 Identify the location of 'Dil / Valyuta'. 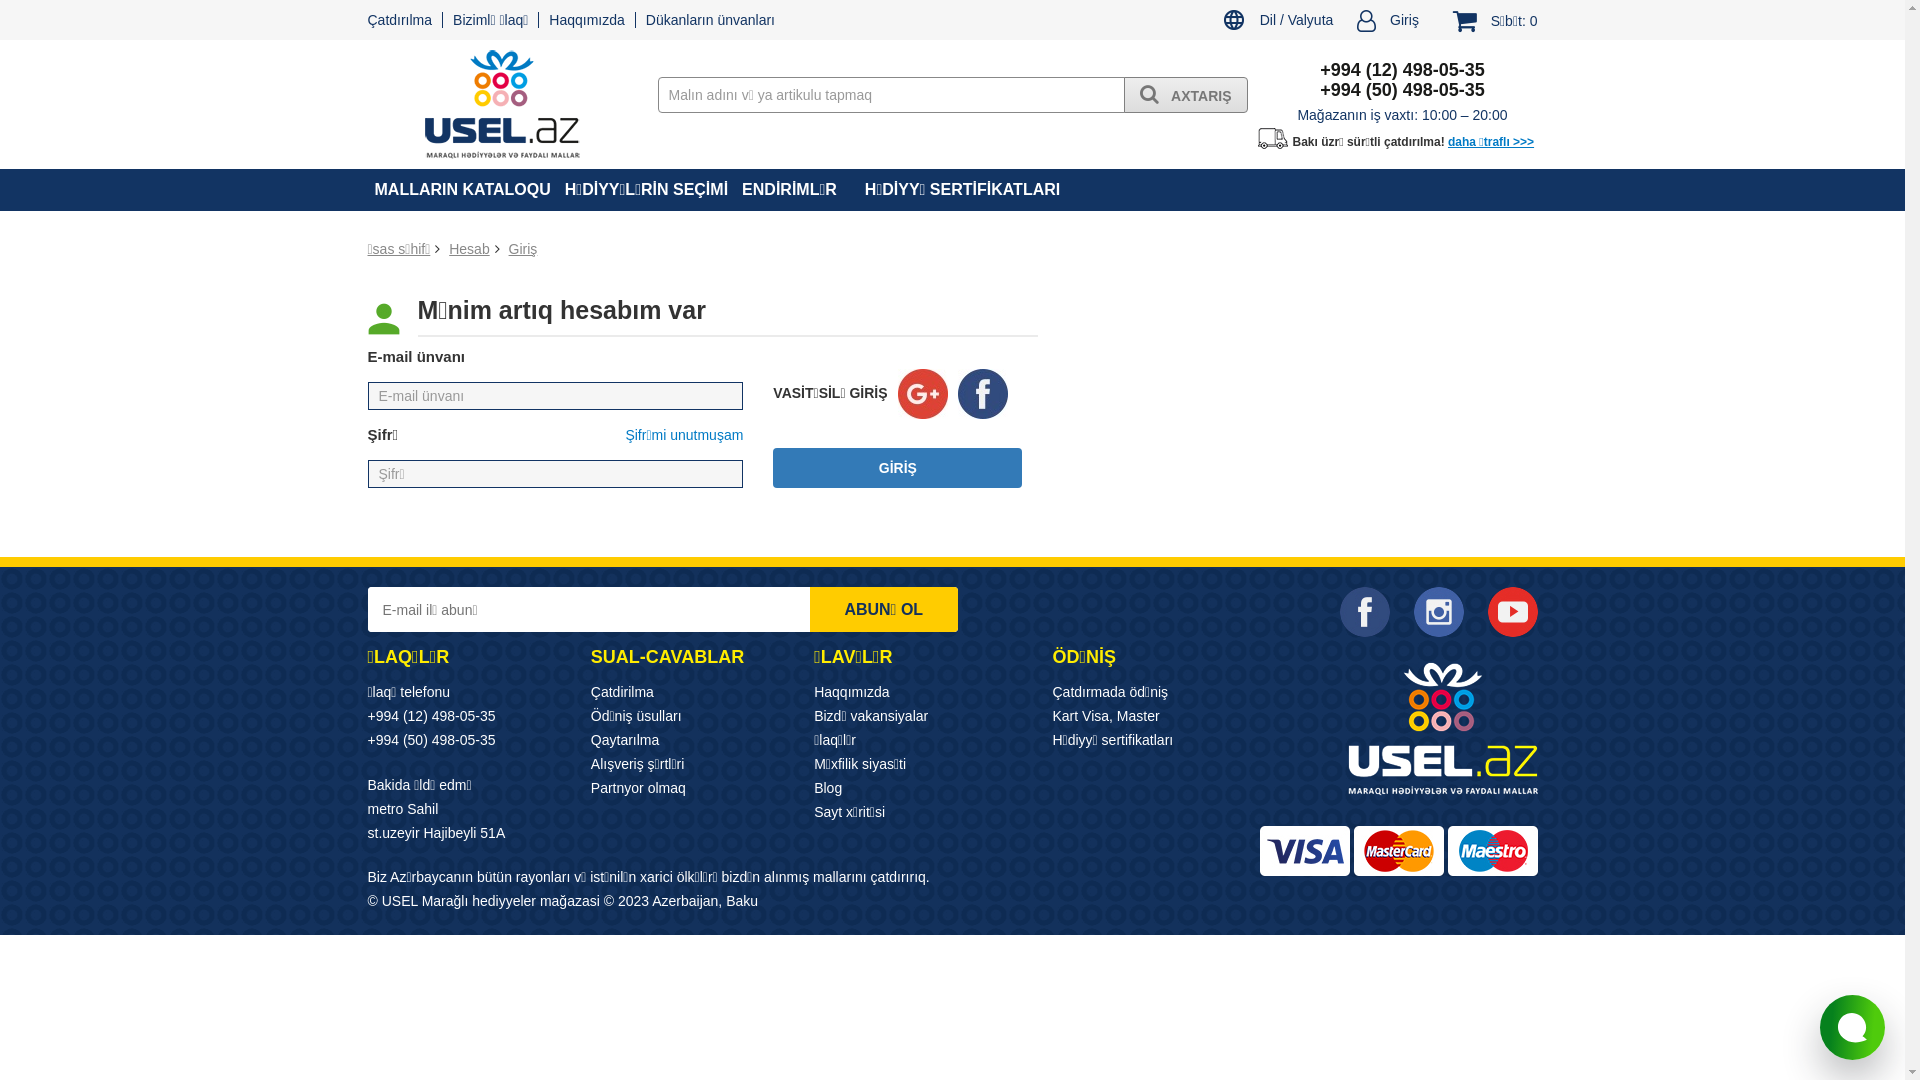
(1277, 23).